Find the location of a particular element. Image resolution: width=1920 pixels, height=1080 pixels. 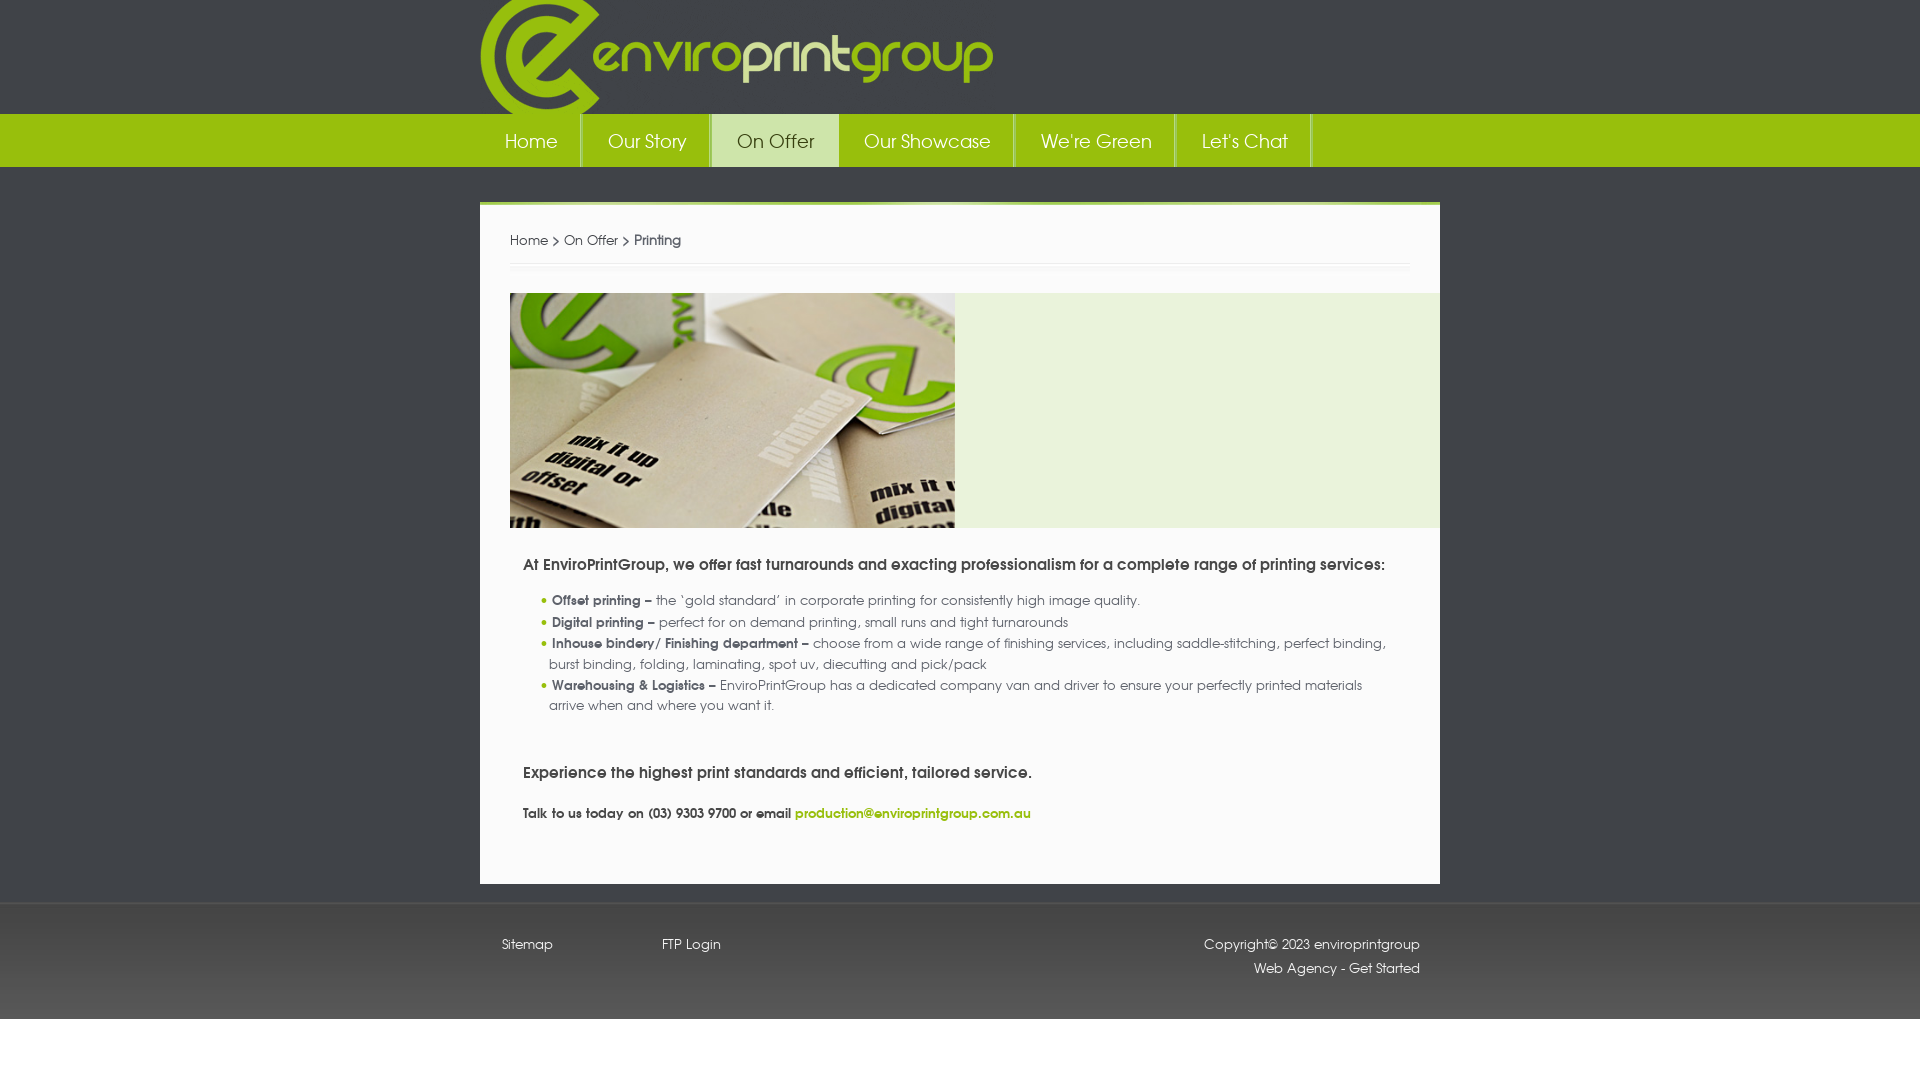

'On Offer' is located at coordinates (589, 238).